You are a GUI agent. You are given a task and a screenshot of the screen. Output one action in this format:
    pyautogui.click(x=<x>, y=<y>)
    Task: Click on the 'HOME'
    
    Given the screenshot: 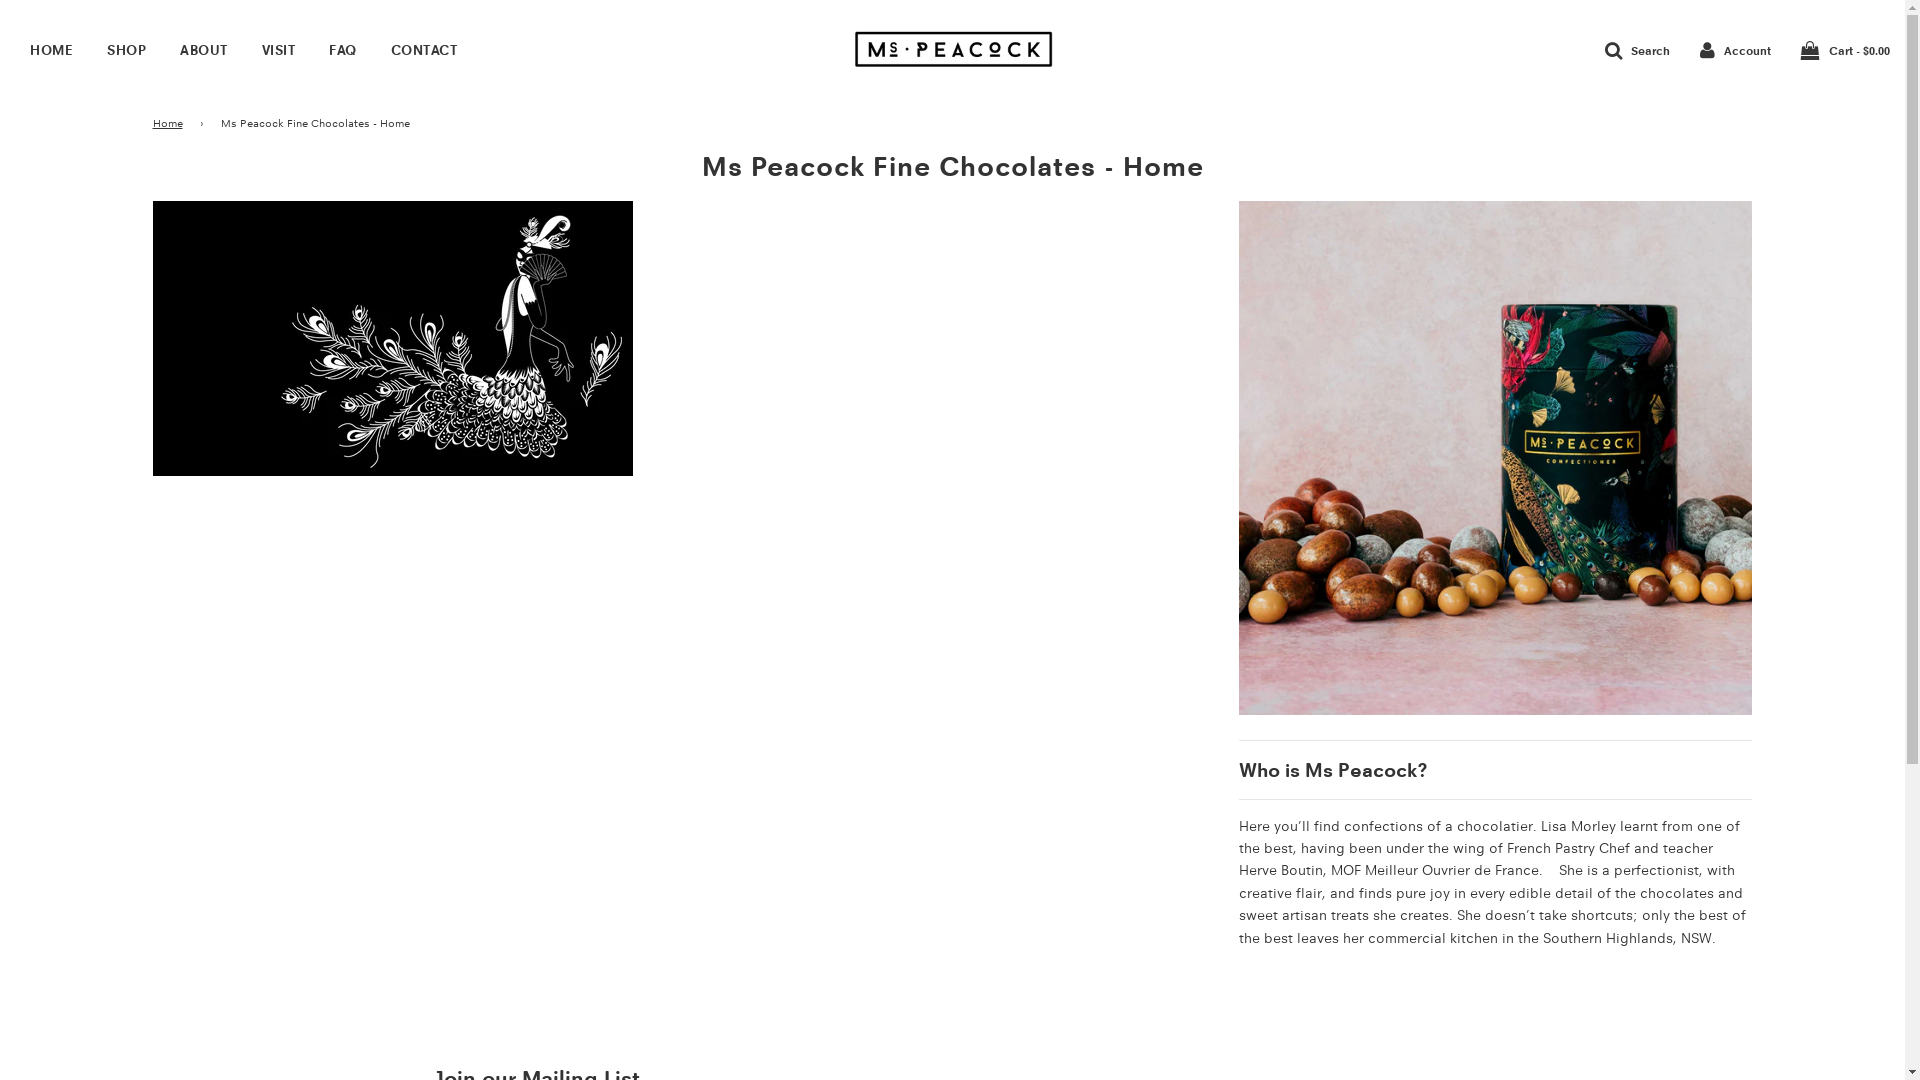 What is the action you would take?
    pyautogui.click(x=51, y=49)
    